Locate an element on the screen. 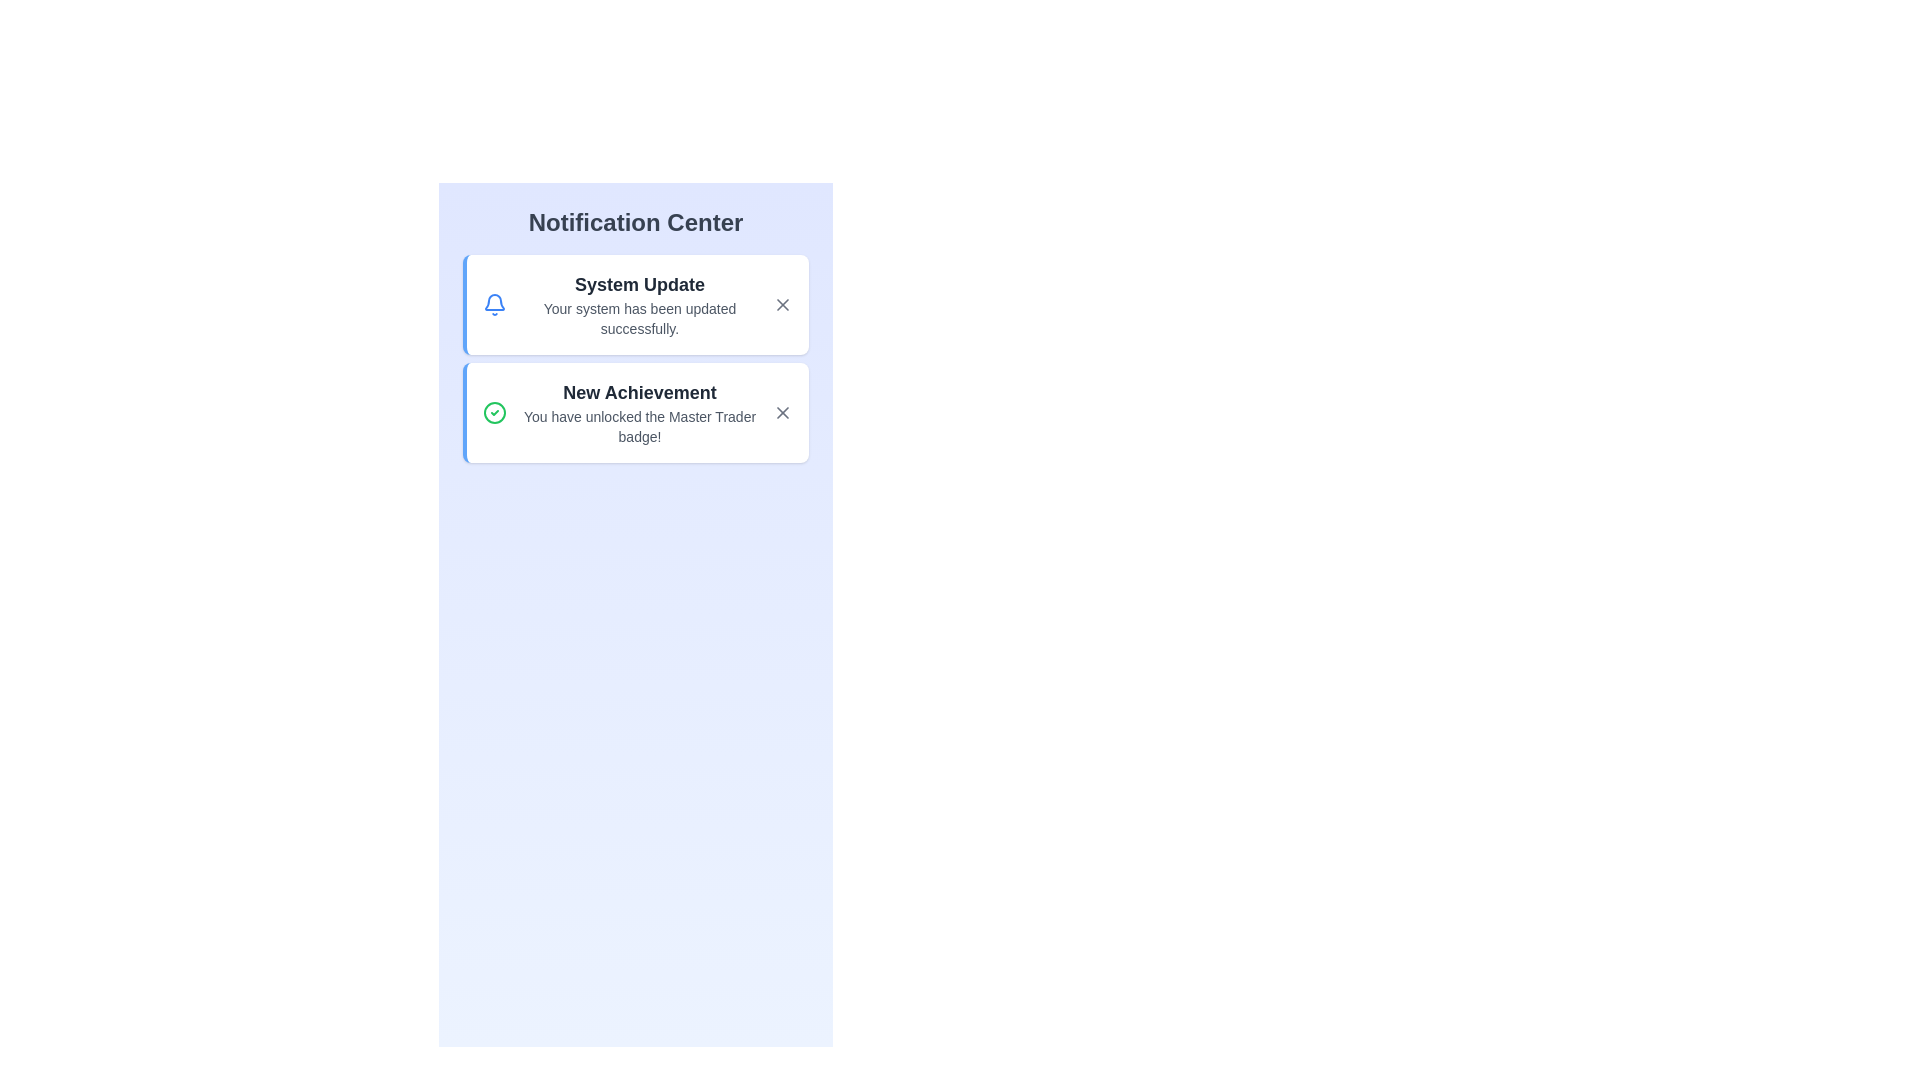 The height and width of the screenshot is (1080, 1920). the Notification card titled 'System Update' which has a white background and a blue vertical border, located at the top of the notification list is located at coordinates (634, 304).